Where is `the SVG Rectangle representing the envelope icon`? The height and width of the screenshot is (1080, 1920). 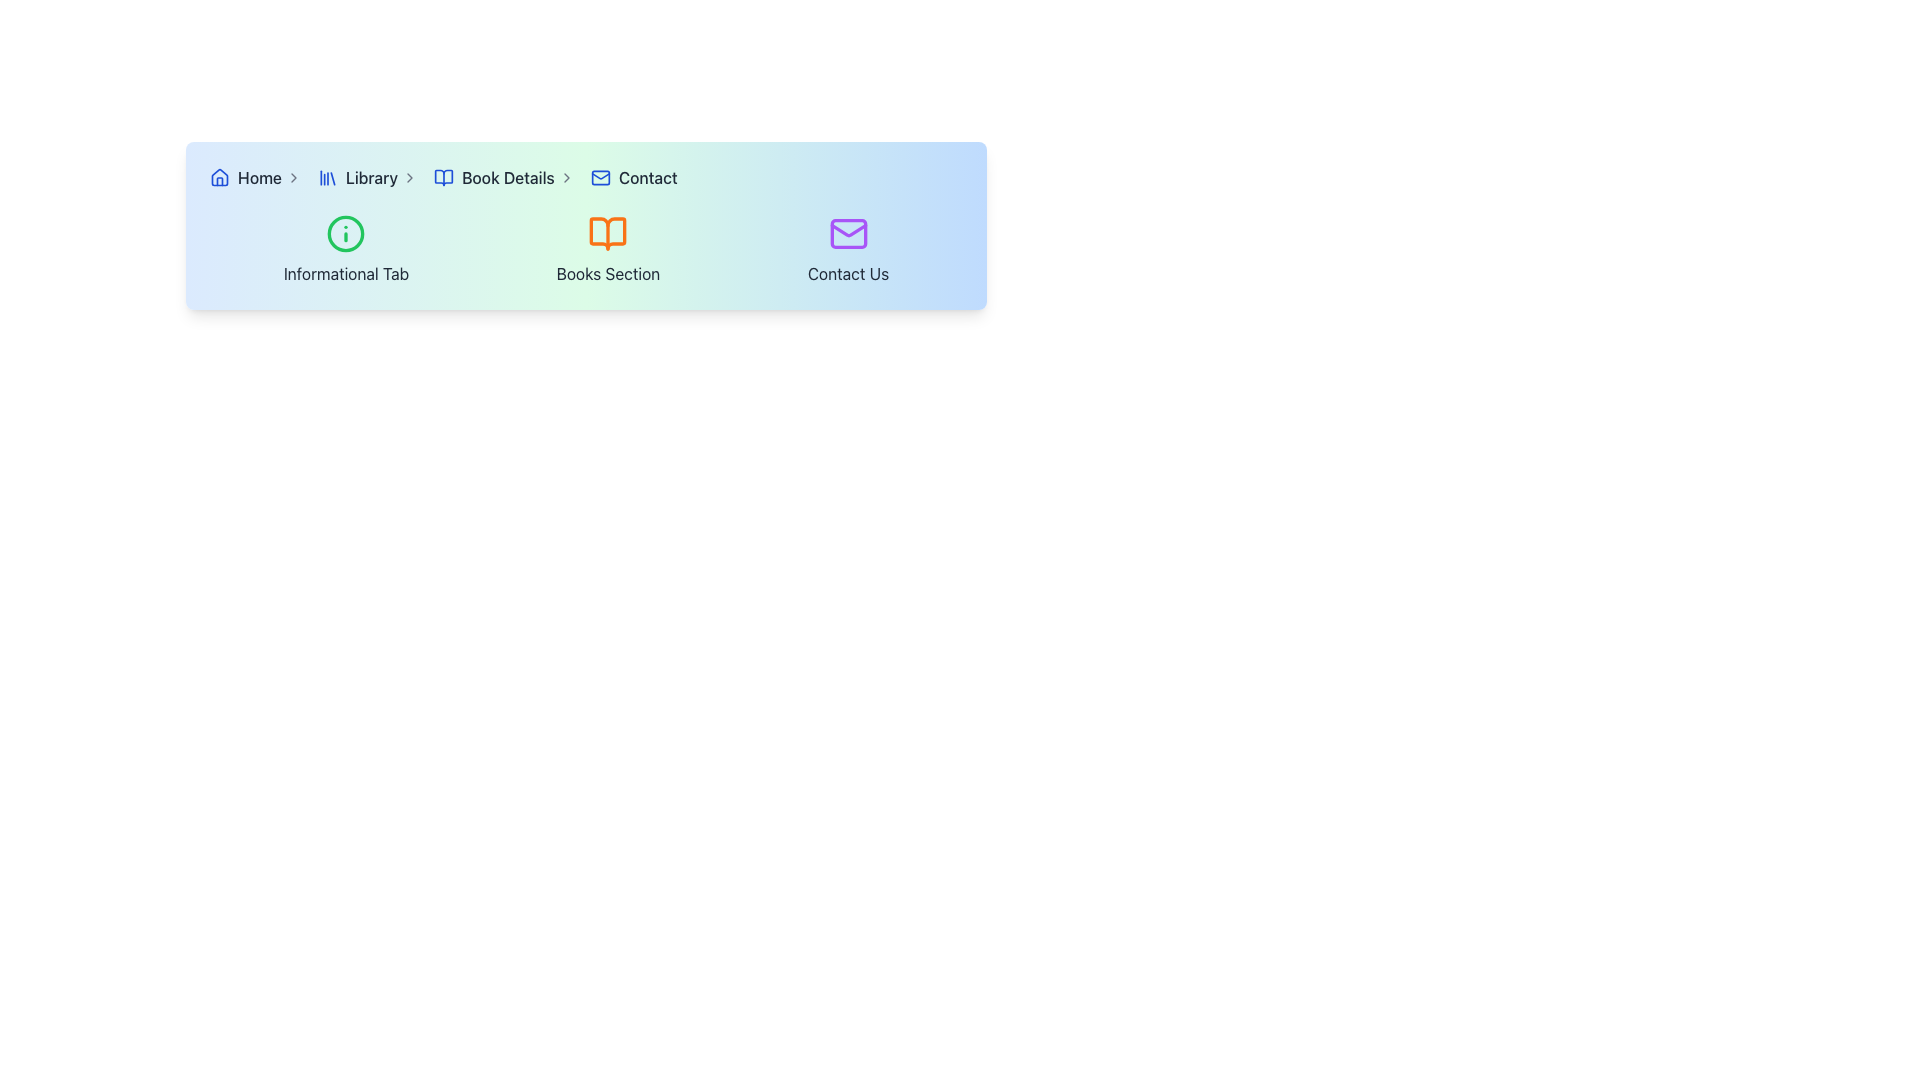 the SVG Rectangle representing the envelope icon is located at coordinates (848, 233).